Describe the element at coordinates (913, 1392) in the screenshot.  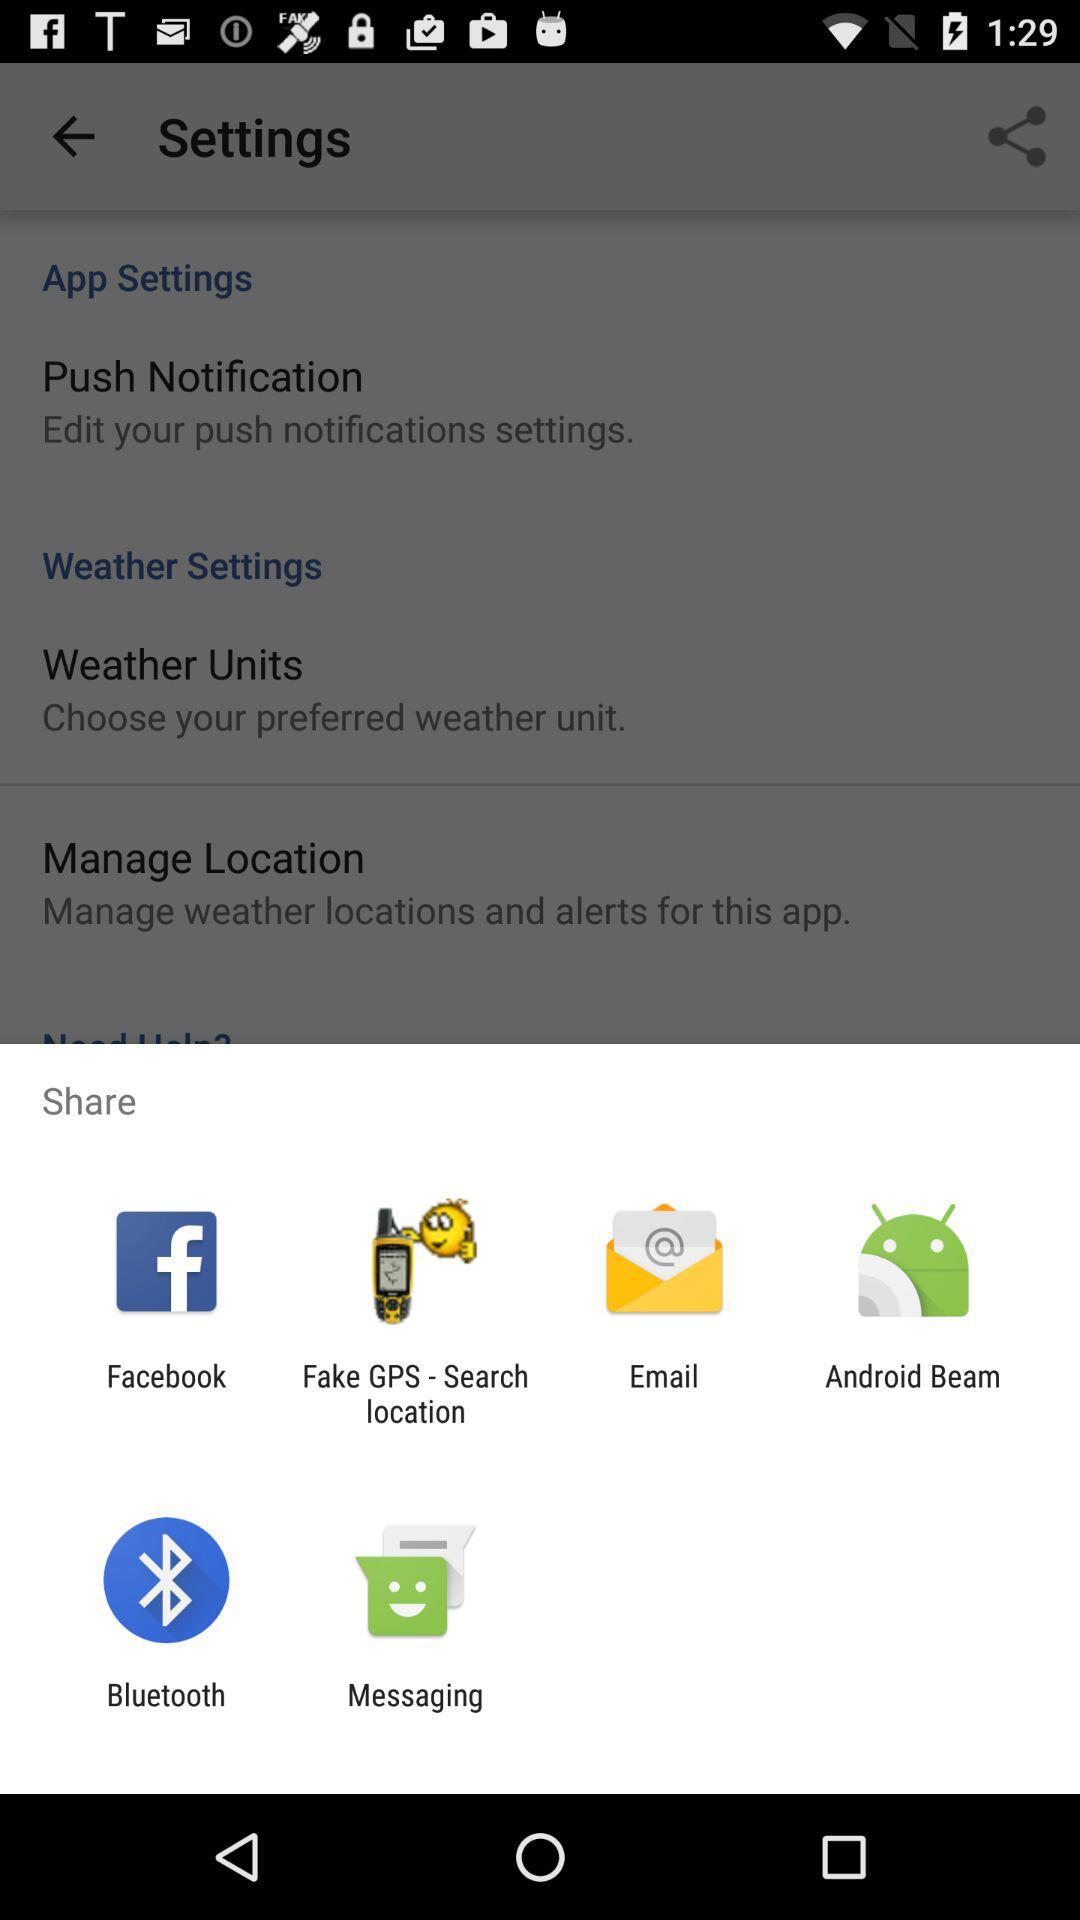
I see `the icon to the right of email icon` at that location.